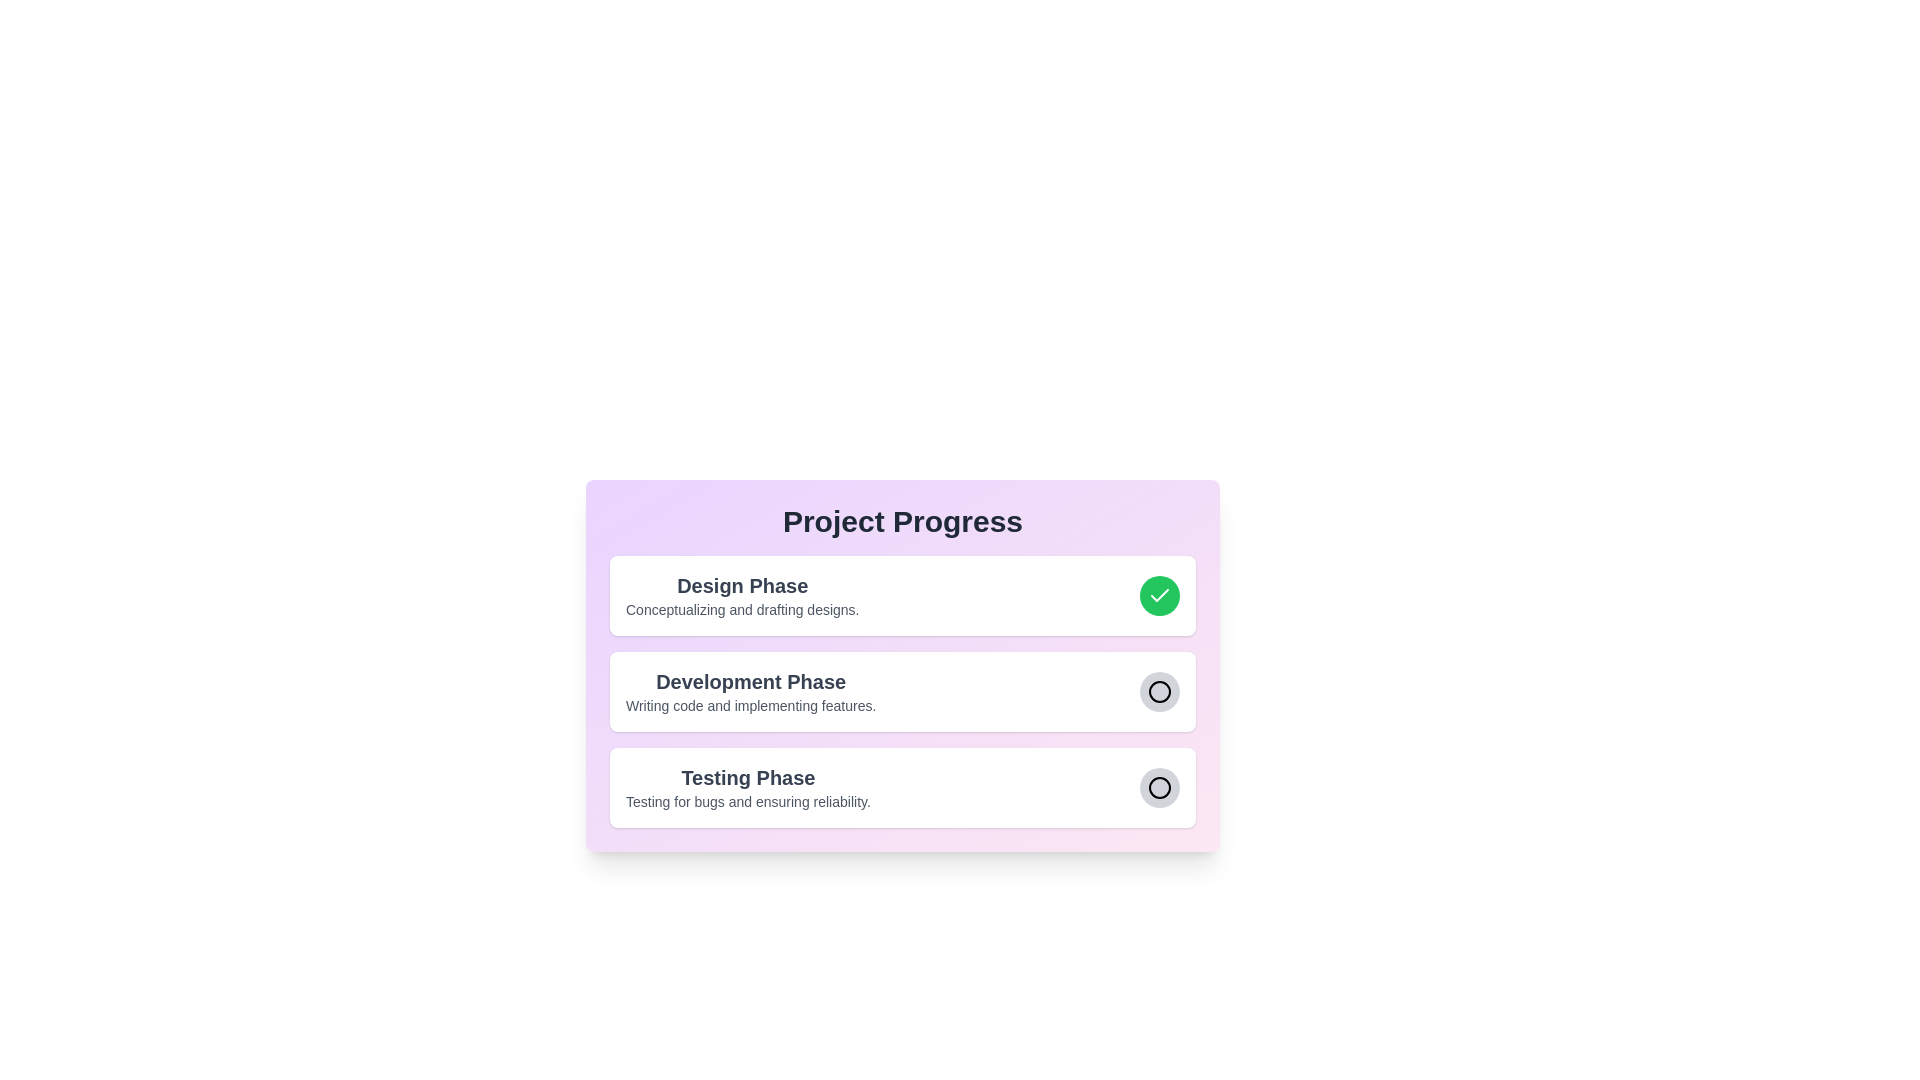  What do you see at coordinates (901, 666) in the screenshot?
I see `the 'Development Phase' informative card in the project progress tracker` at bounding box center [901, 666].